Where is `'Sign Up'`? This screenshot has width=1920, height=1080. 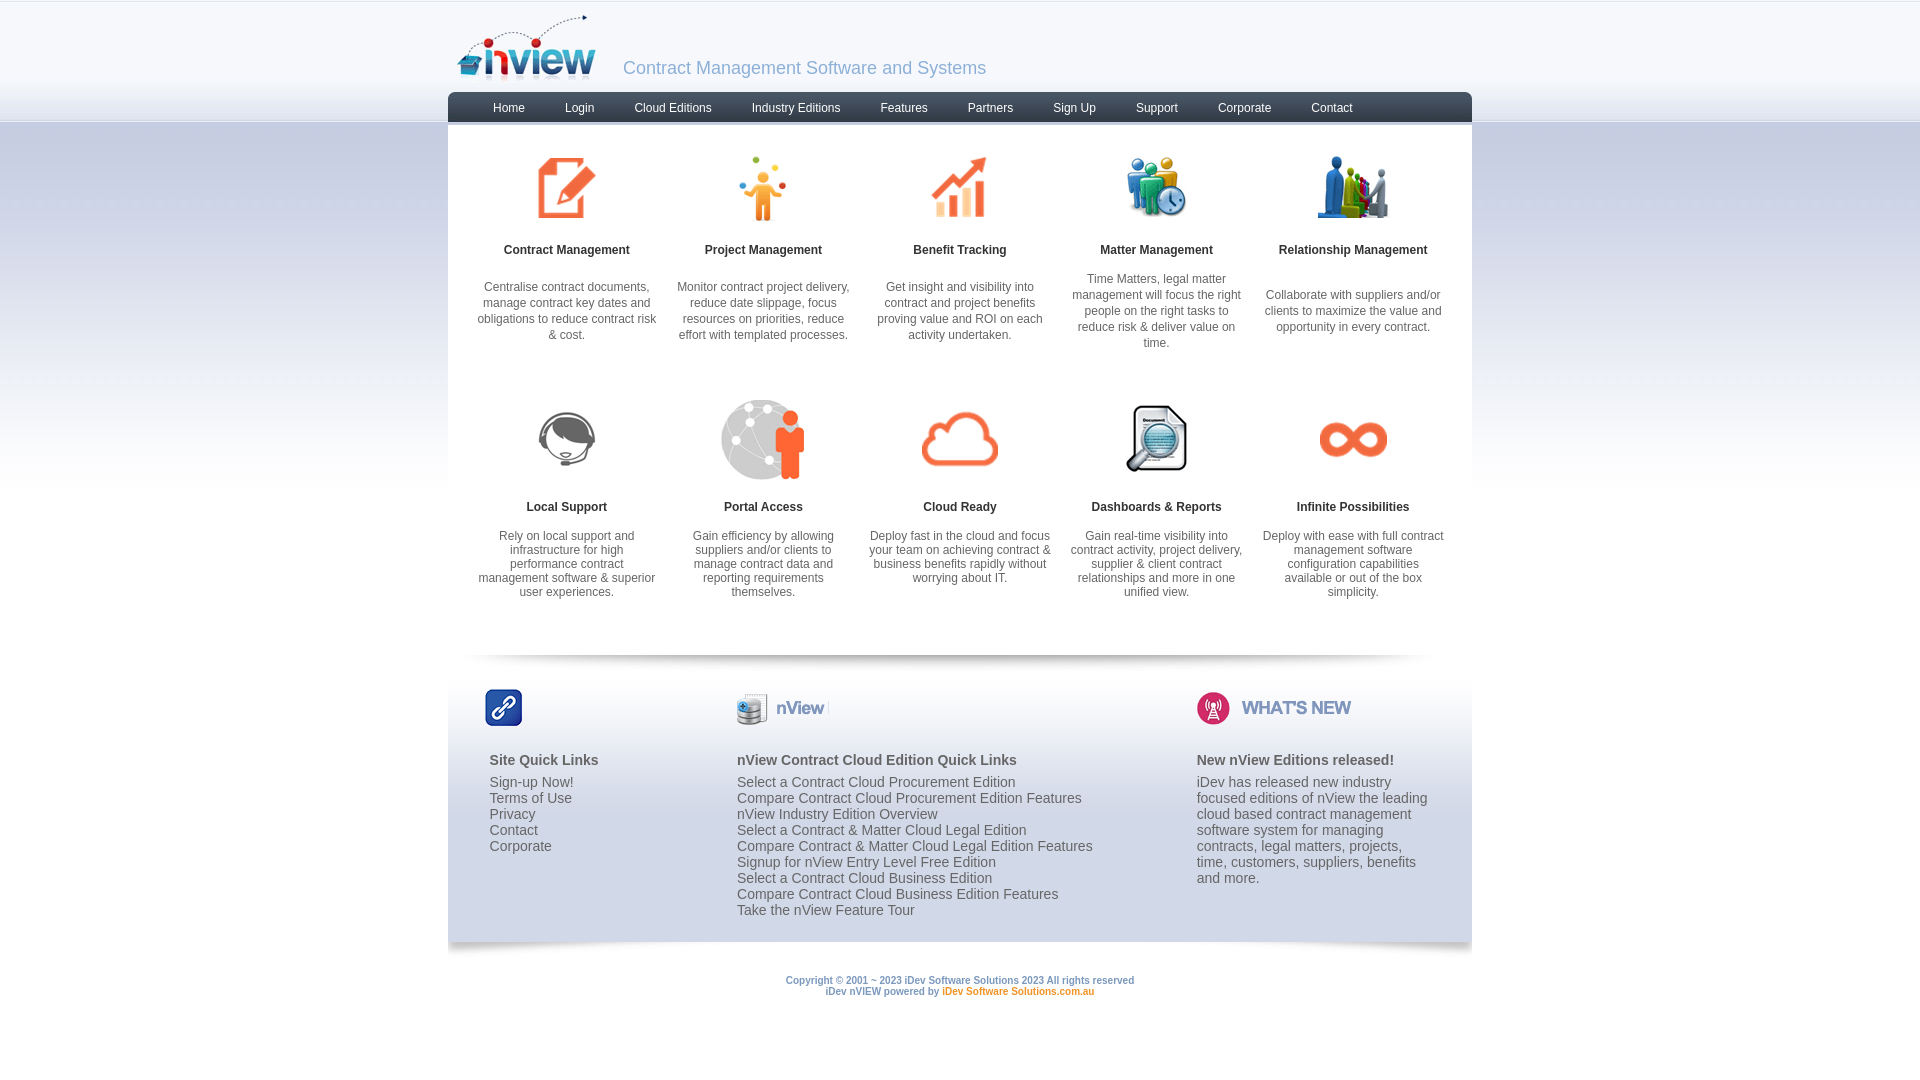
'Sign Up' is located at coordinates (1063, 111).